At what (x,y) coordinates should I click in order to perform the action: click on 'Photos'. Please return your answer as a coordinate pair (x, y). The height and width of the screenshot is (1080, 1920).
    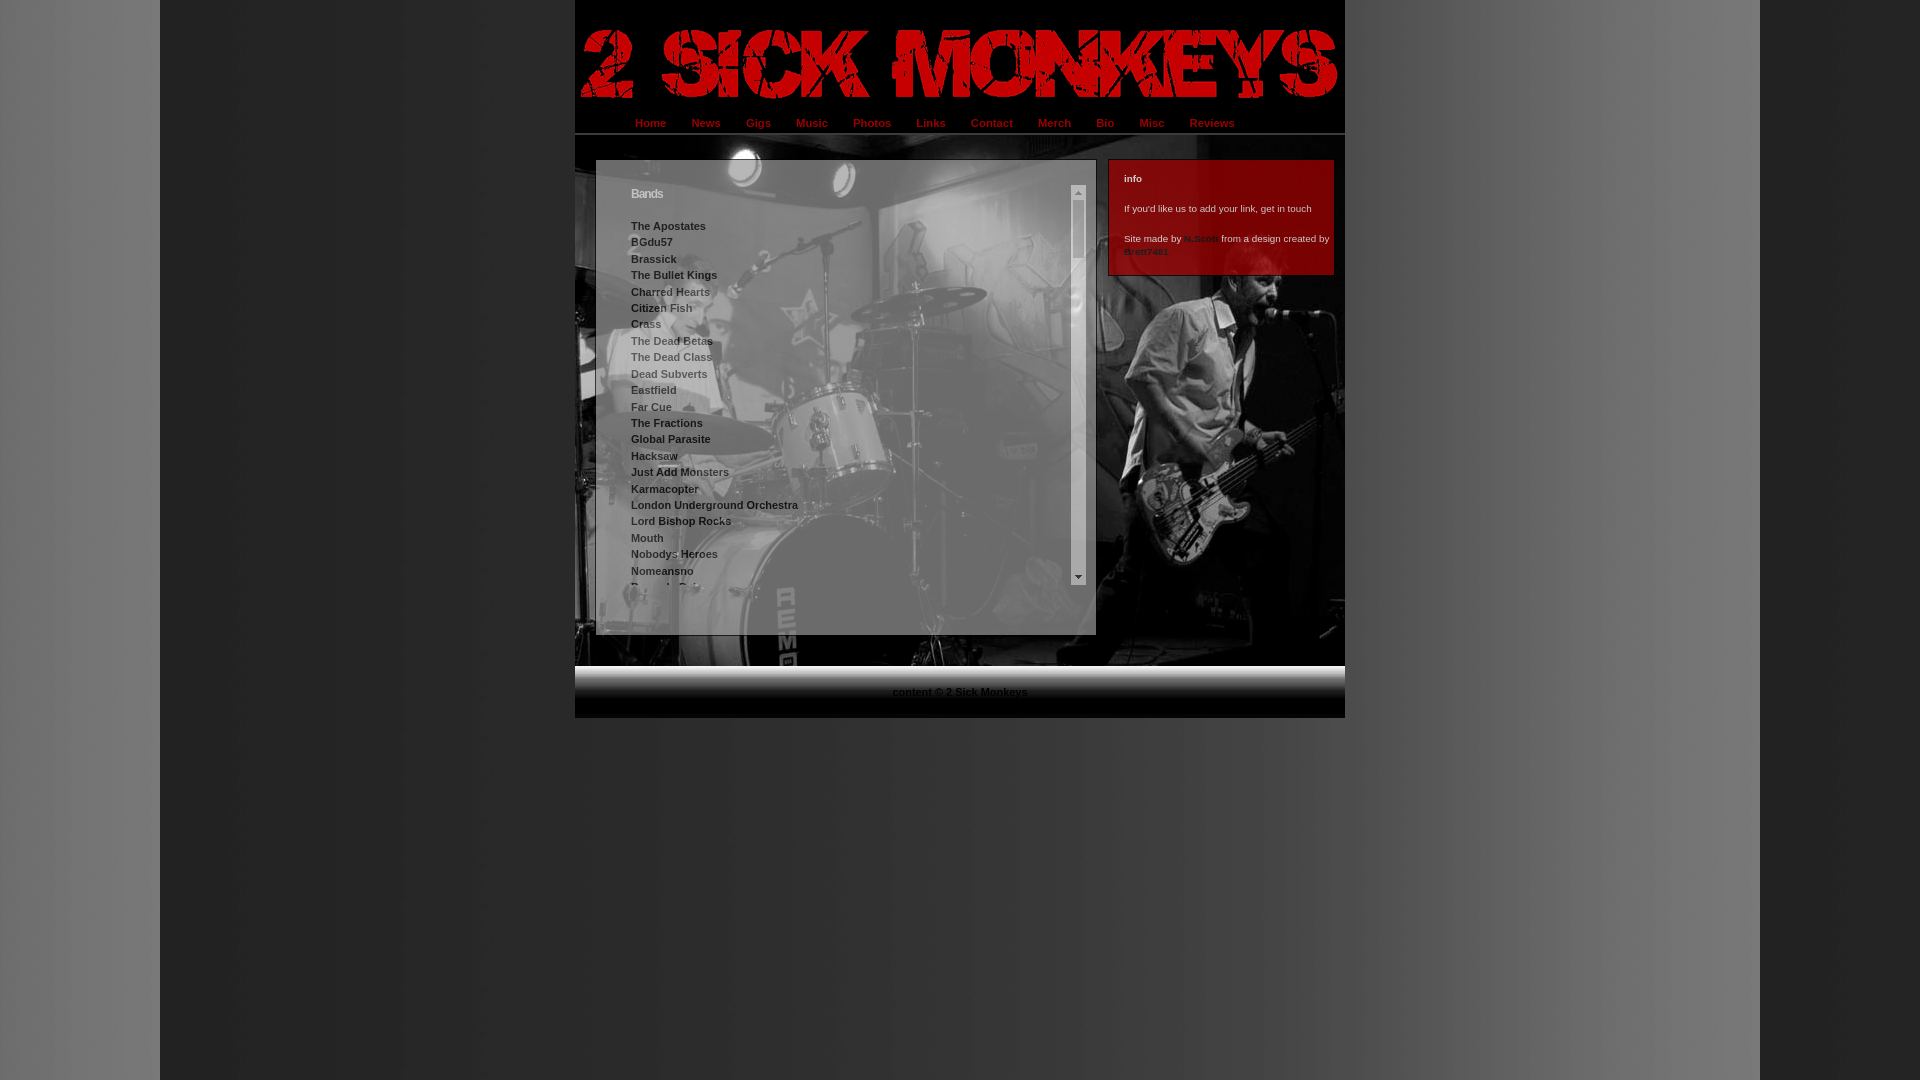
    Looking at the image, I should click on (874, 122).